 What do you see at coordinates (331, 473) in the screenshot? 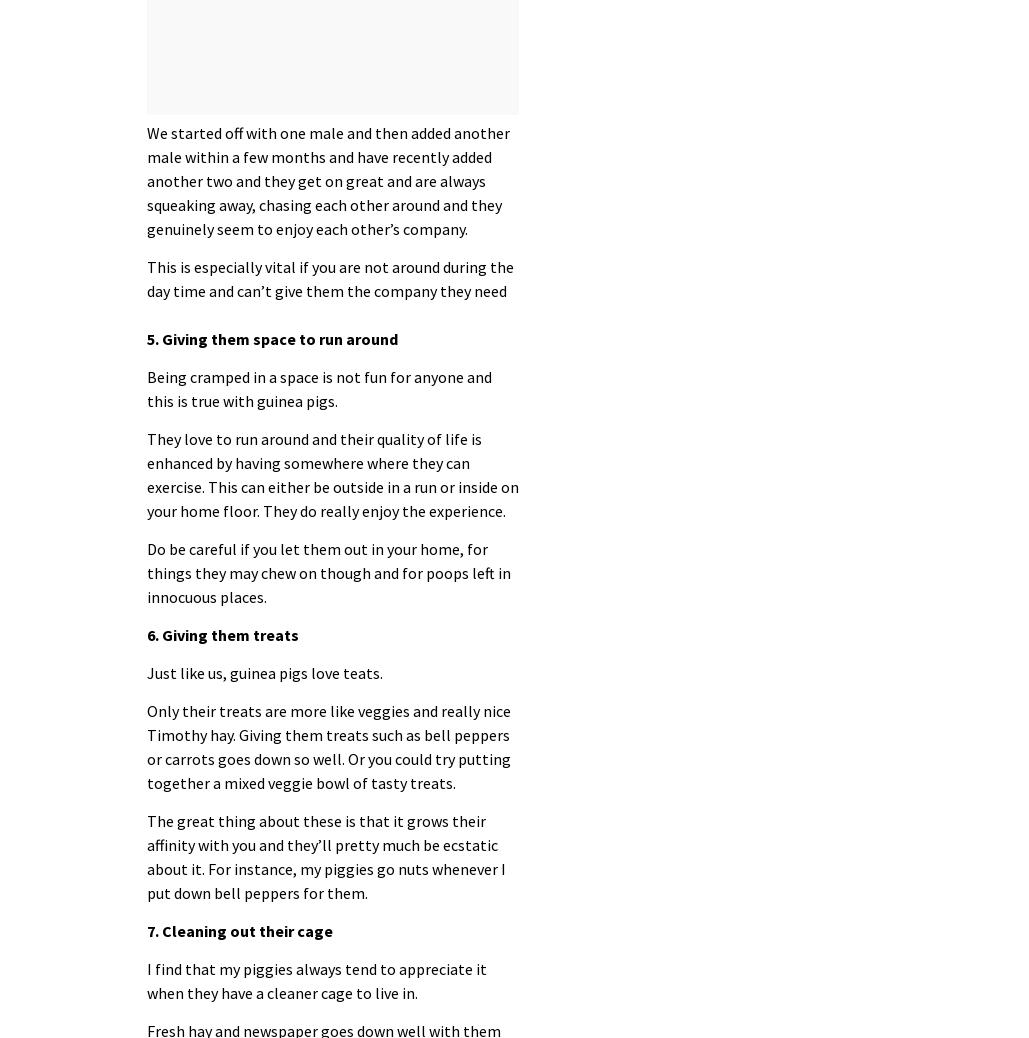
I see `'They love to run around and their quality of life is enhanced by having somewhere where they can exercise. This can either be outside in a run or inside on your home floor. They do really enjoy the experience.'` at bounding box center [331, 473].